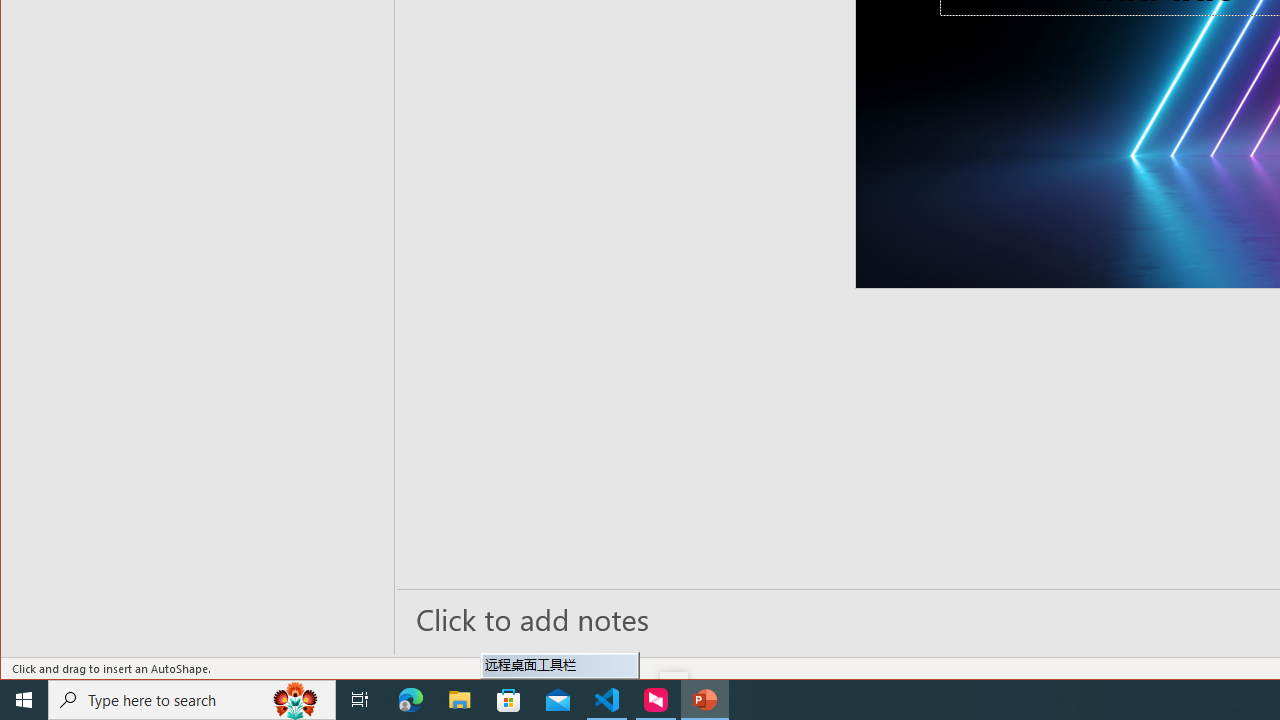 The height and width of the screenshot is (720, 1280). What do you see at coordinates (359, 698) in the screenshot?
I see `'Task View'` at bounding box center [359, 698].